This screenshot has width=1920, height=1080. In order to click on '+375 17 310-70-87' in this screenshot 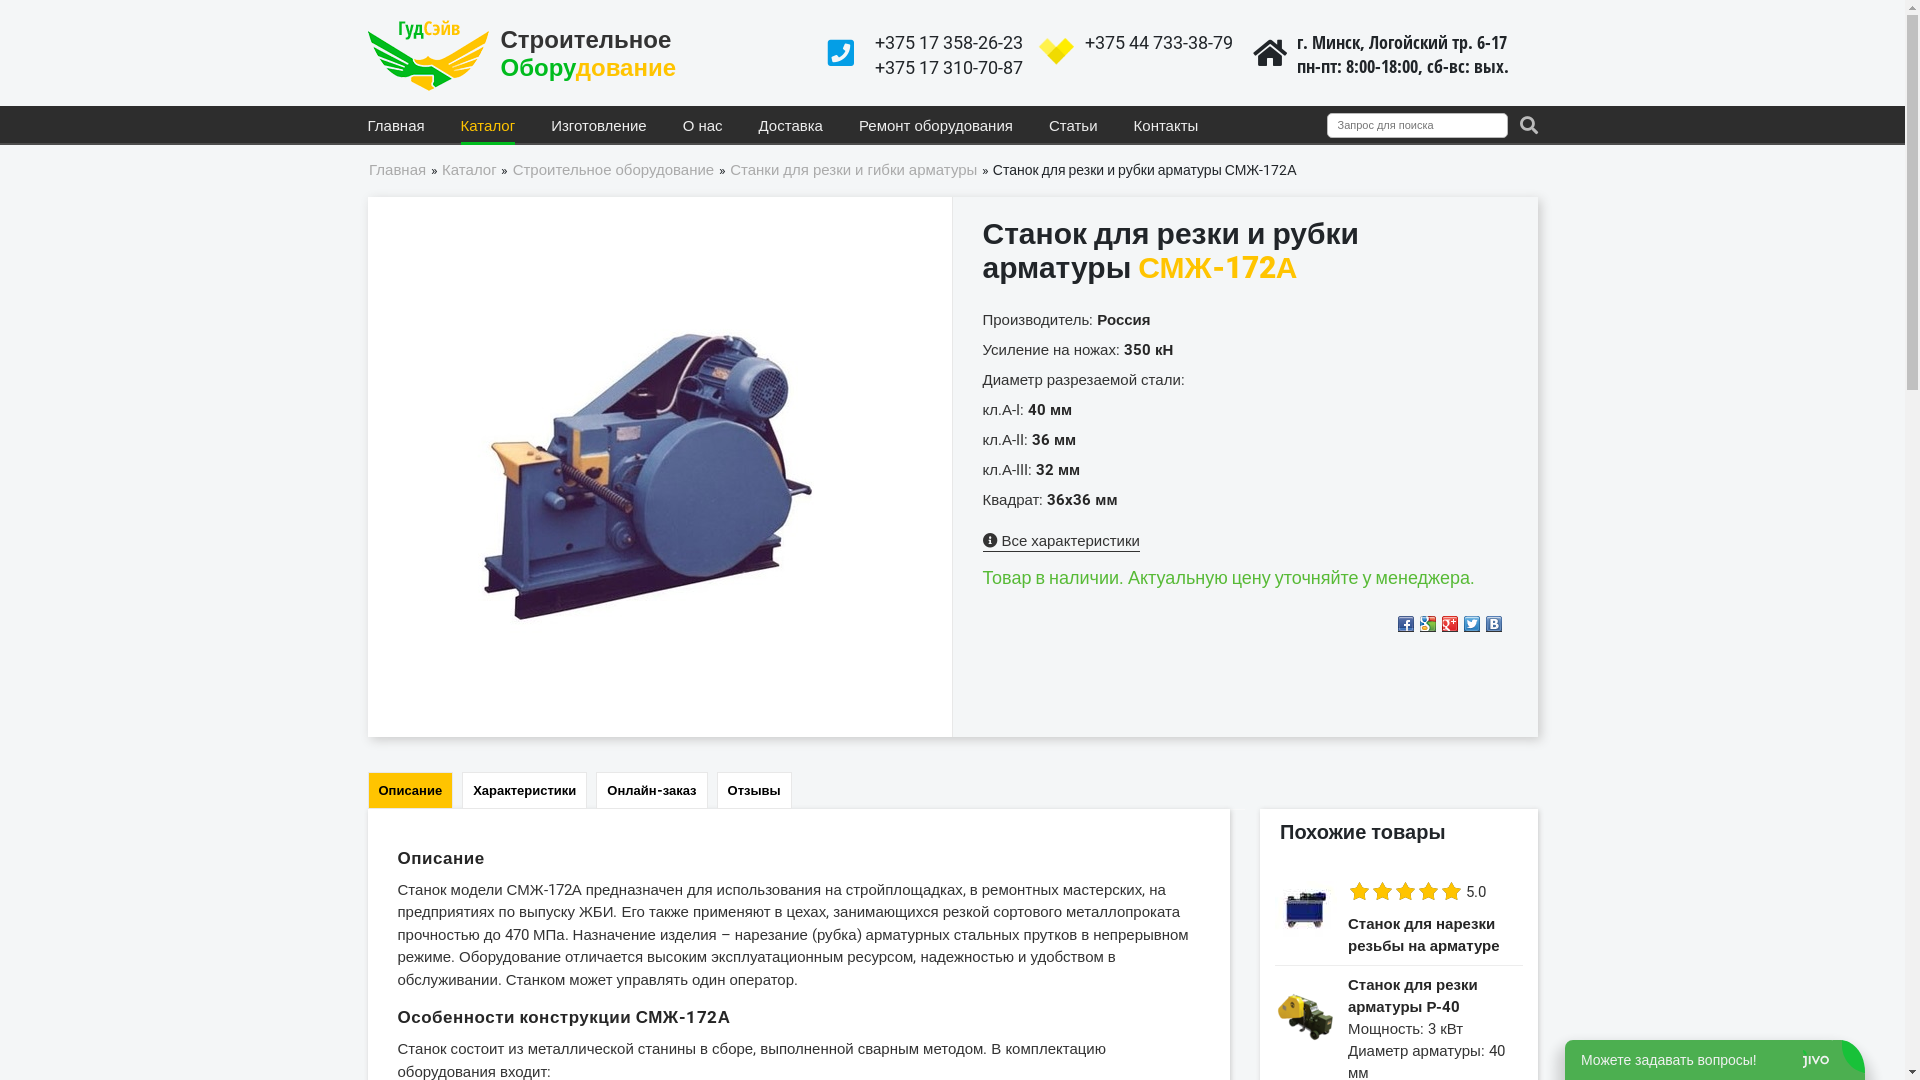, I will do `click(947, 66)`.